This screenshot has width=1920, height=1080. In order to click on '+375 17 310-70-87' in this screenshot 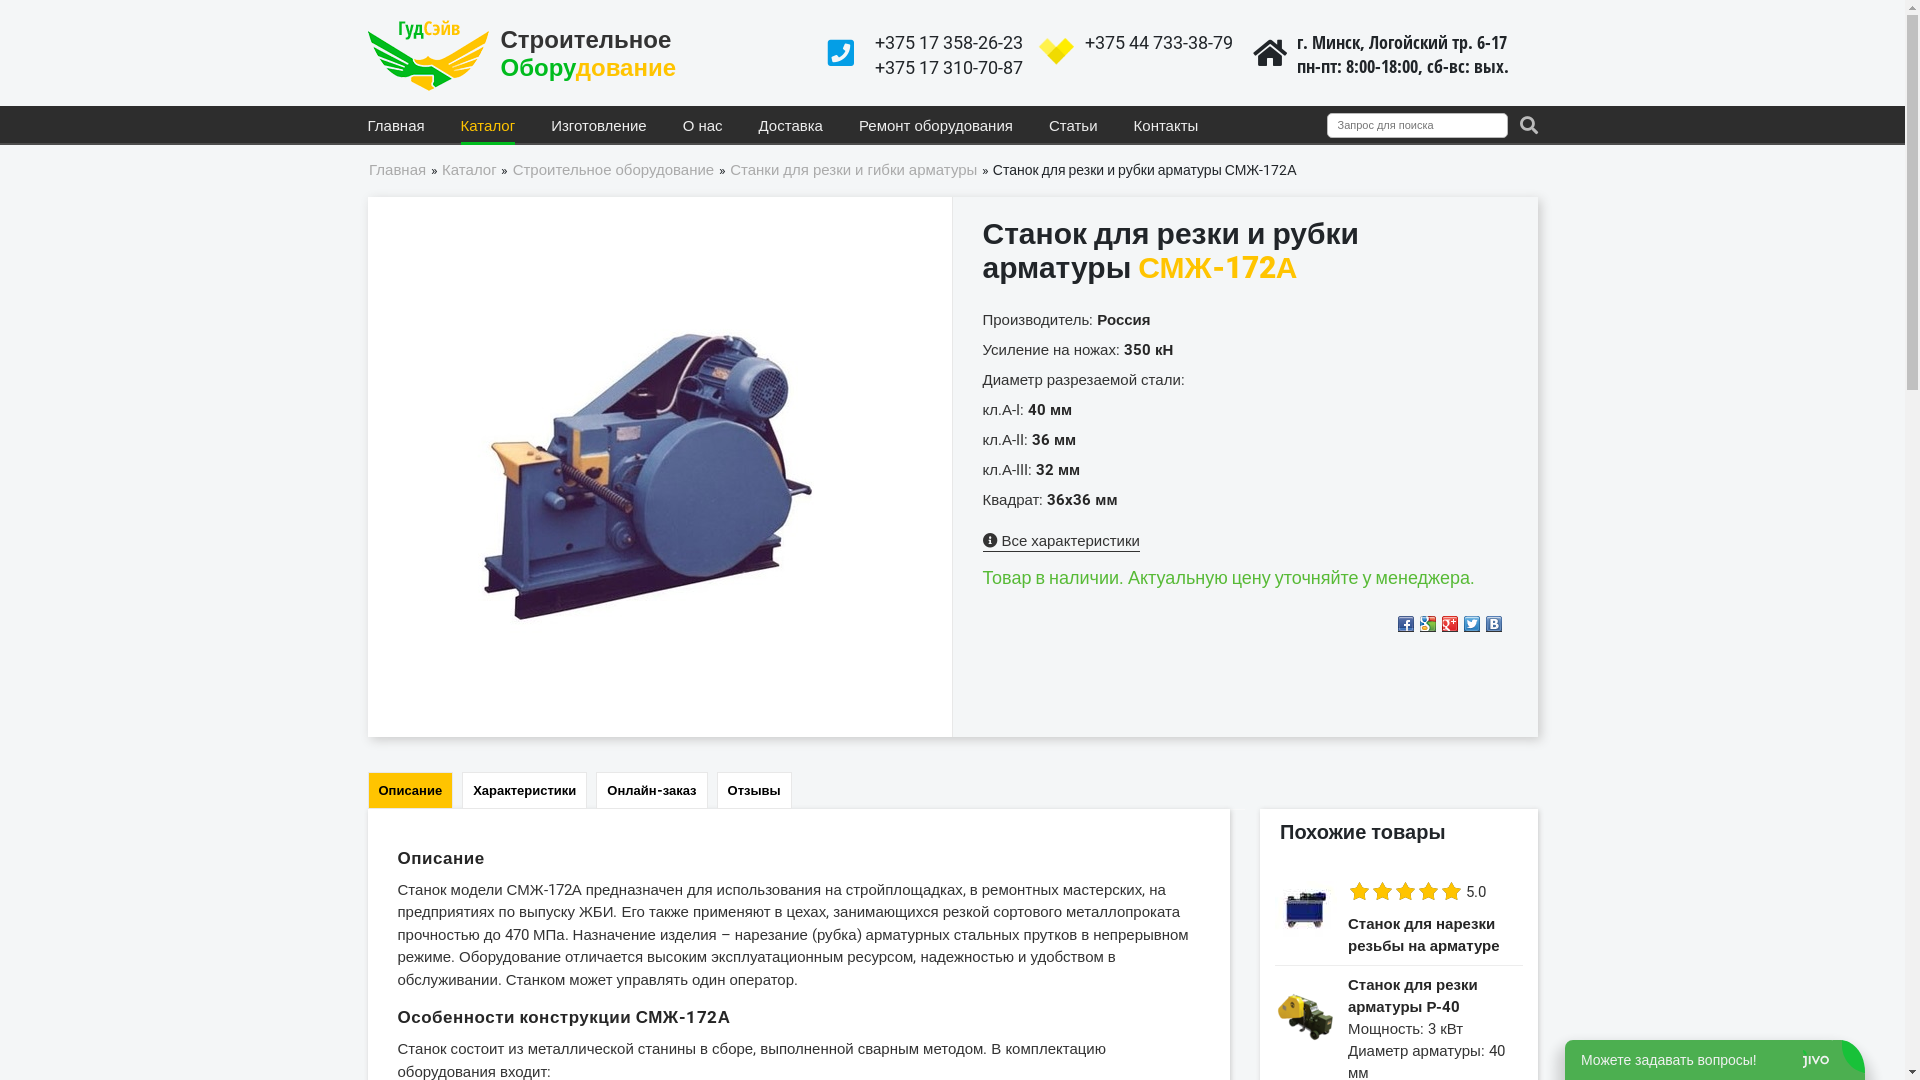, I will do `click(947, 66)`.